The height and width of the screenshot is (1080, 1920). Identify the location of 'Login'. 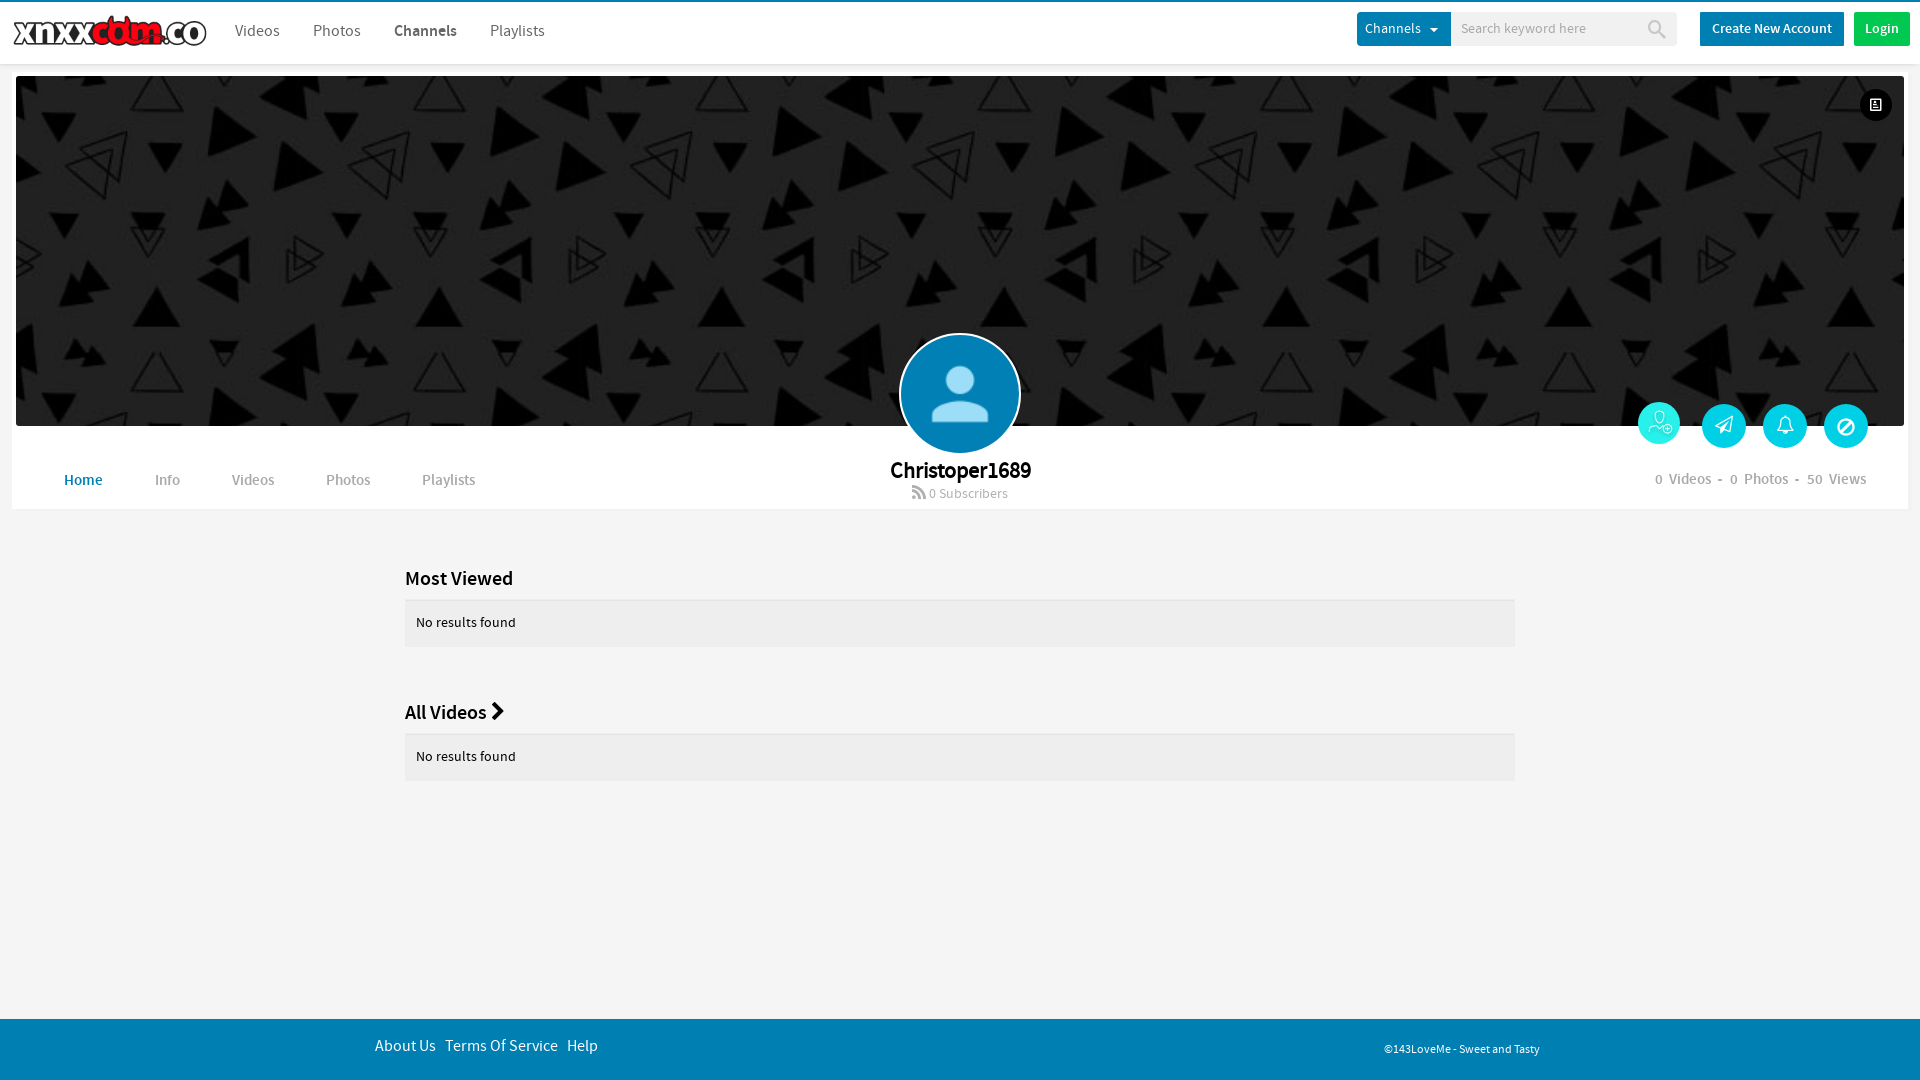
(1880, 29).